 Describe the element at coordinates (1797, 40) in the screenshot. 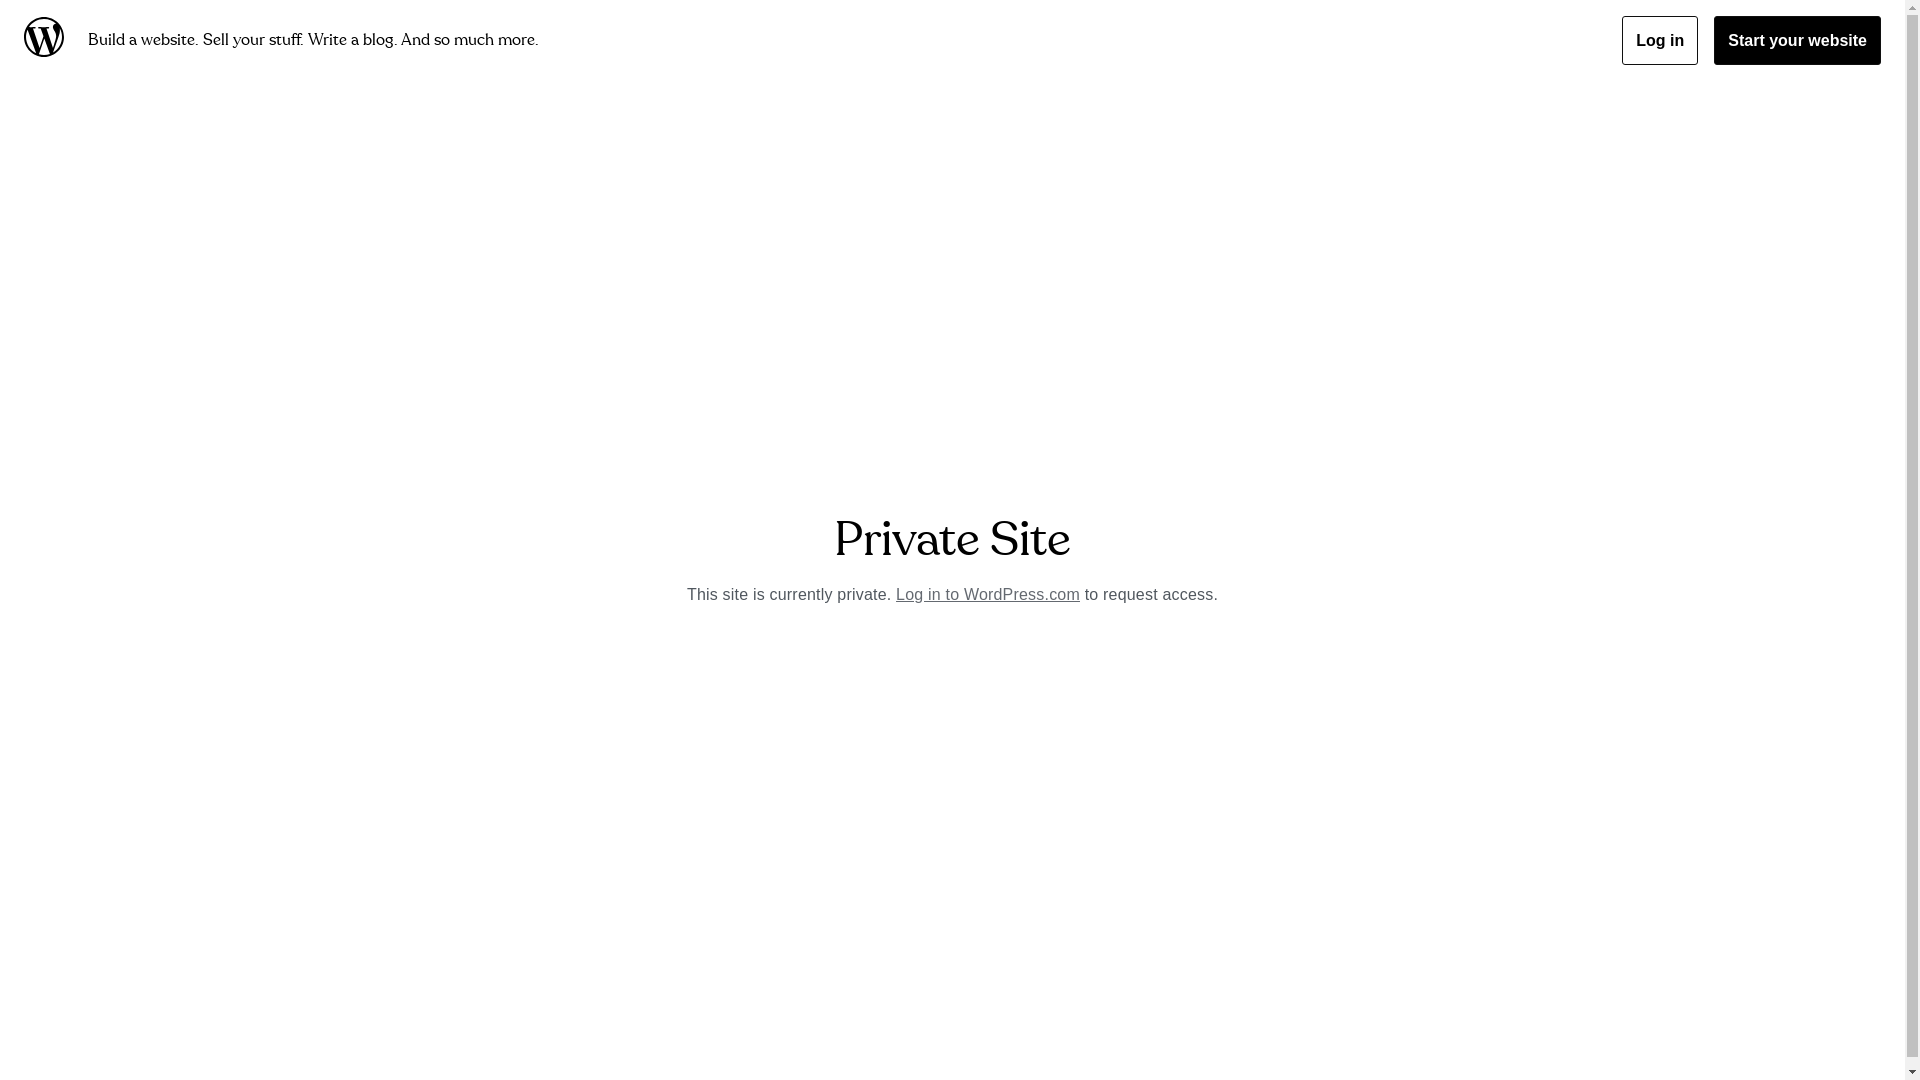

I see `'Start your website'` at that location.